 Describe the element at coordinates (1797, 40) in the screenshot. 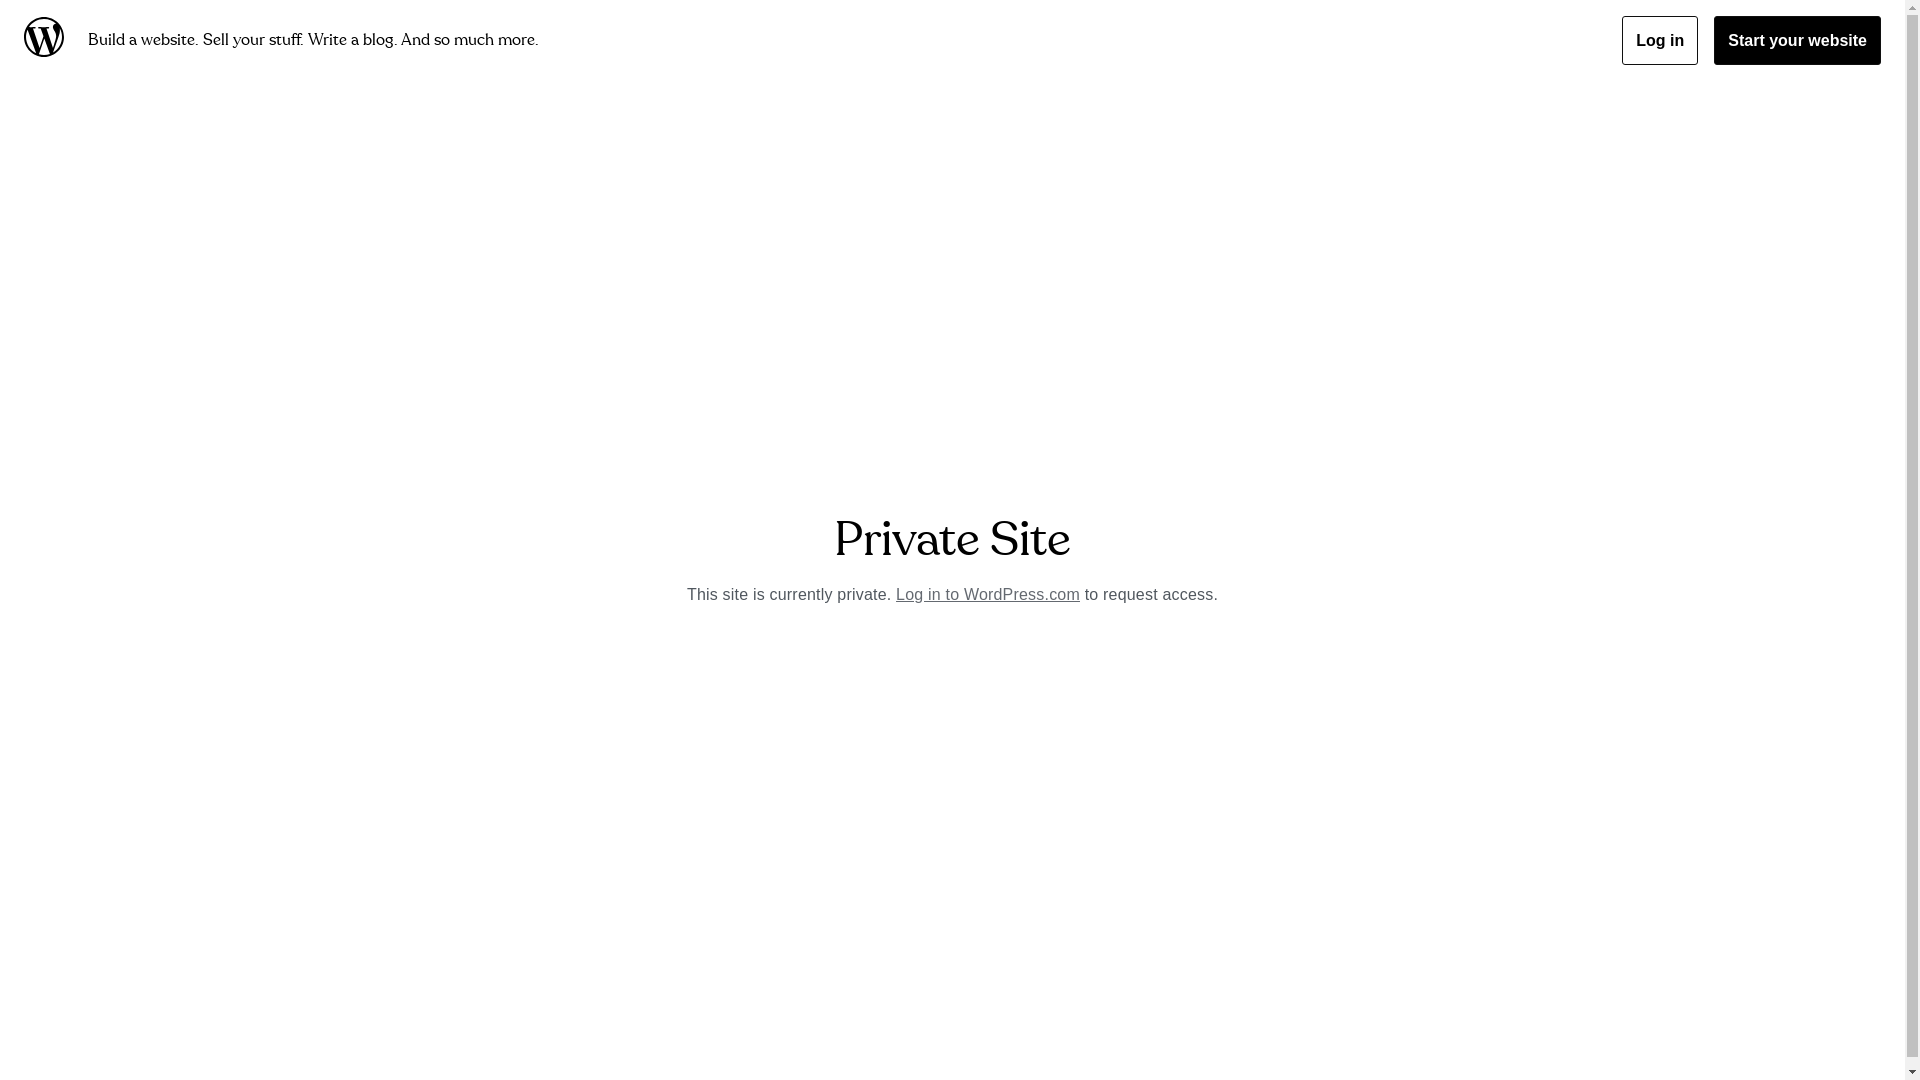

I see `'Start your website'` at that location.